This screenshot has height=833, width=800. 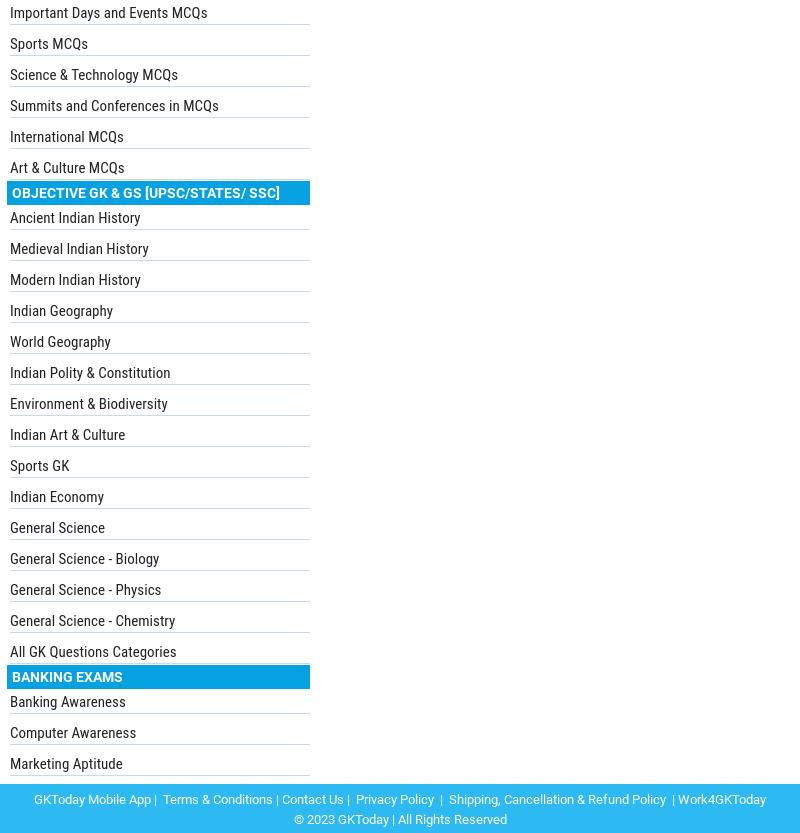 I want to click on 'Marketing Aptitude', so click(x=65, y=763).